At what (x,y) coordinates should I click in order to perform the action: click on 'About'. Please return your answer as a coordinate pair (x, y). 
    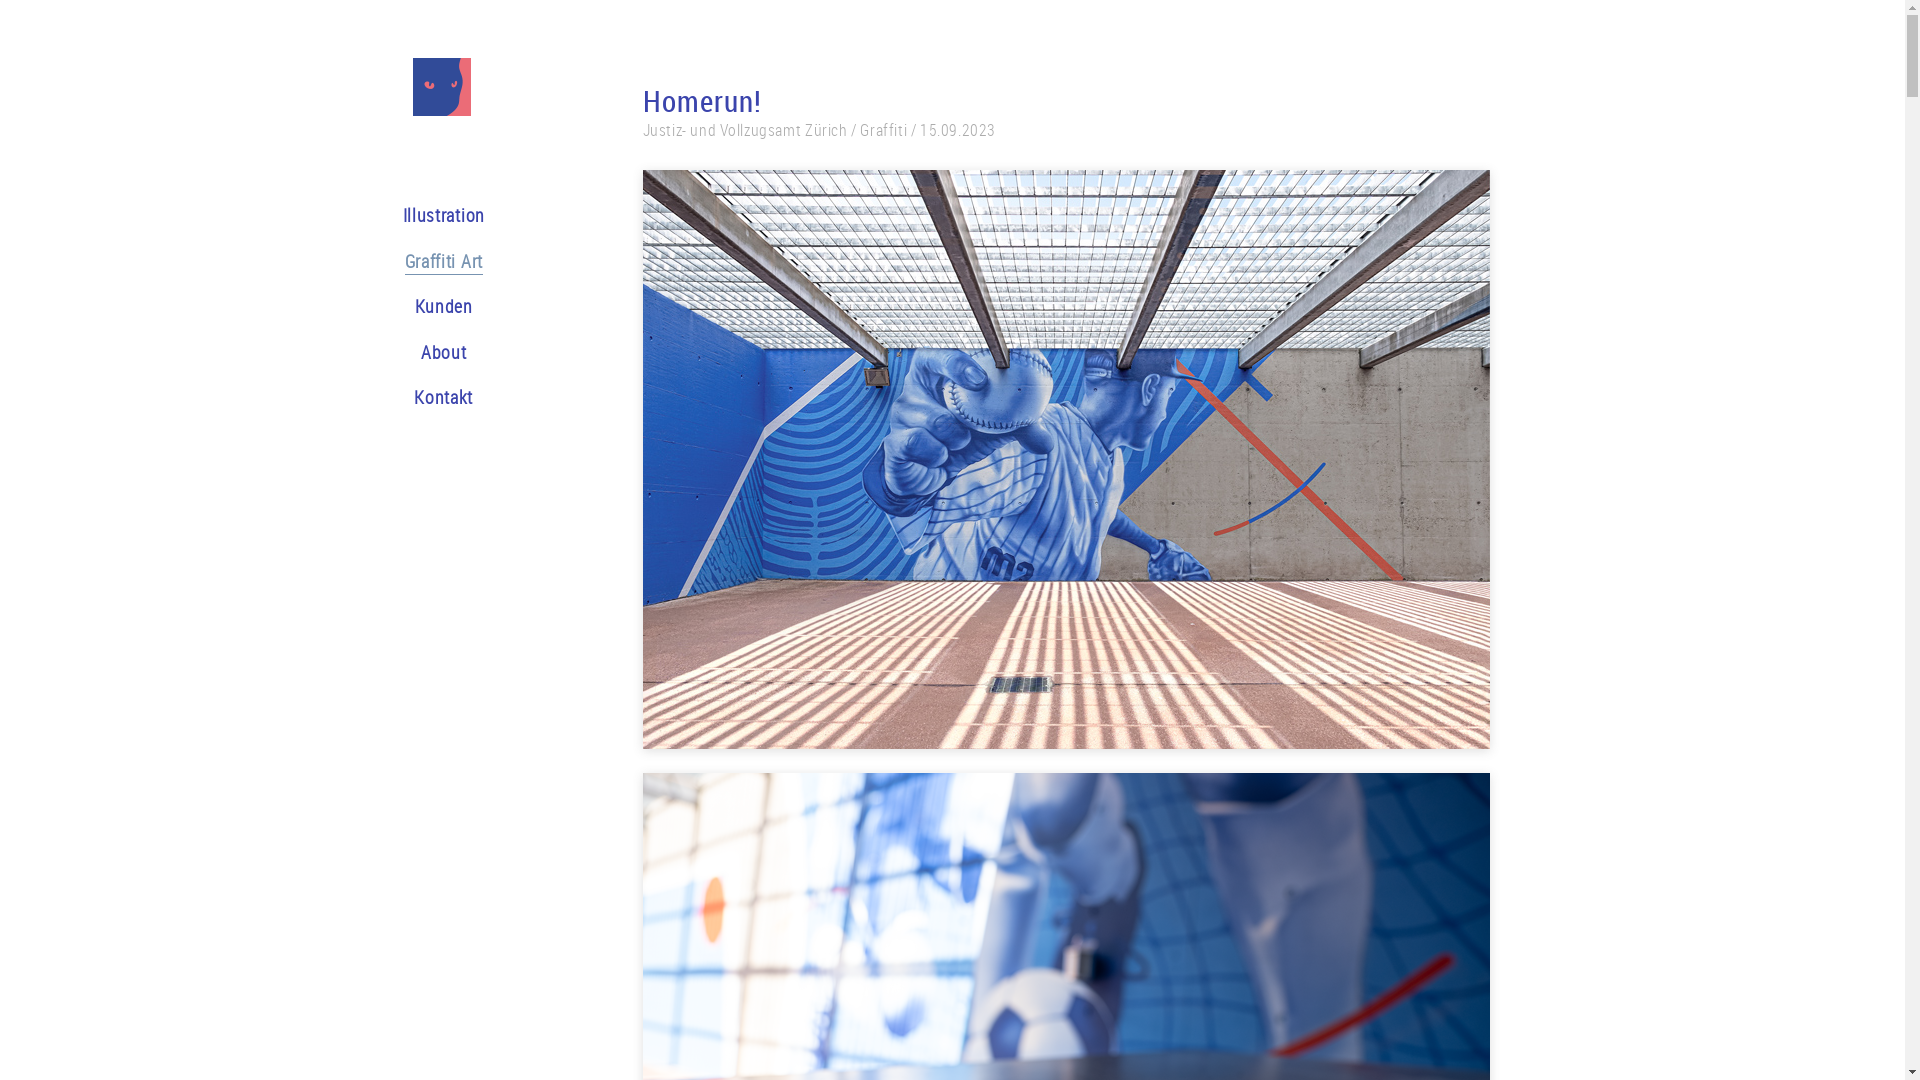
    Looking at the image, I should click on (443, 353).